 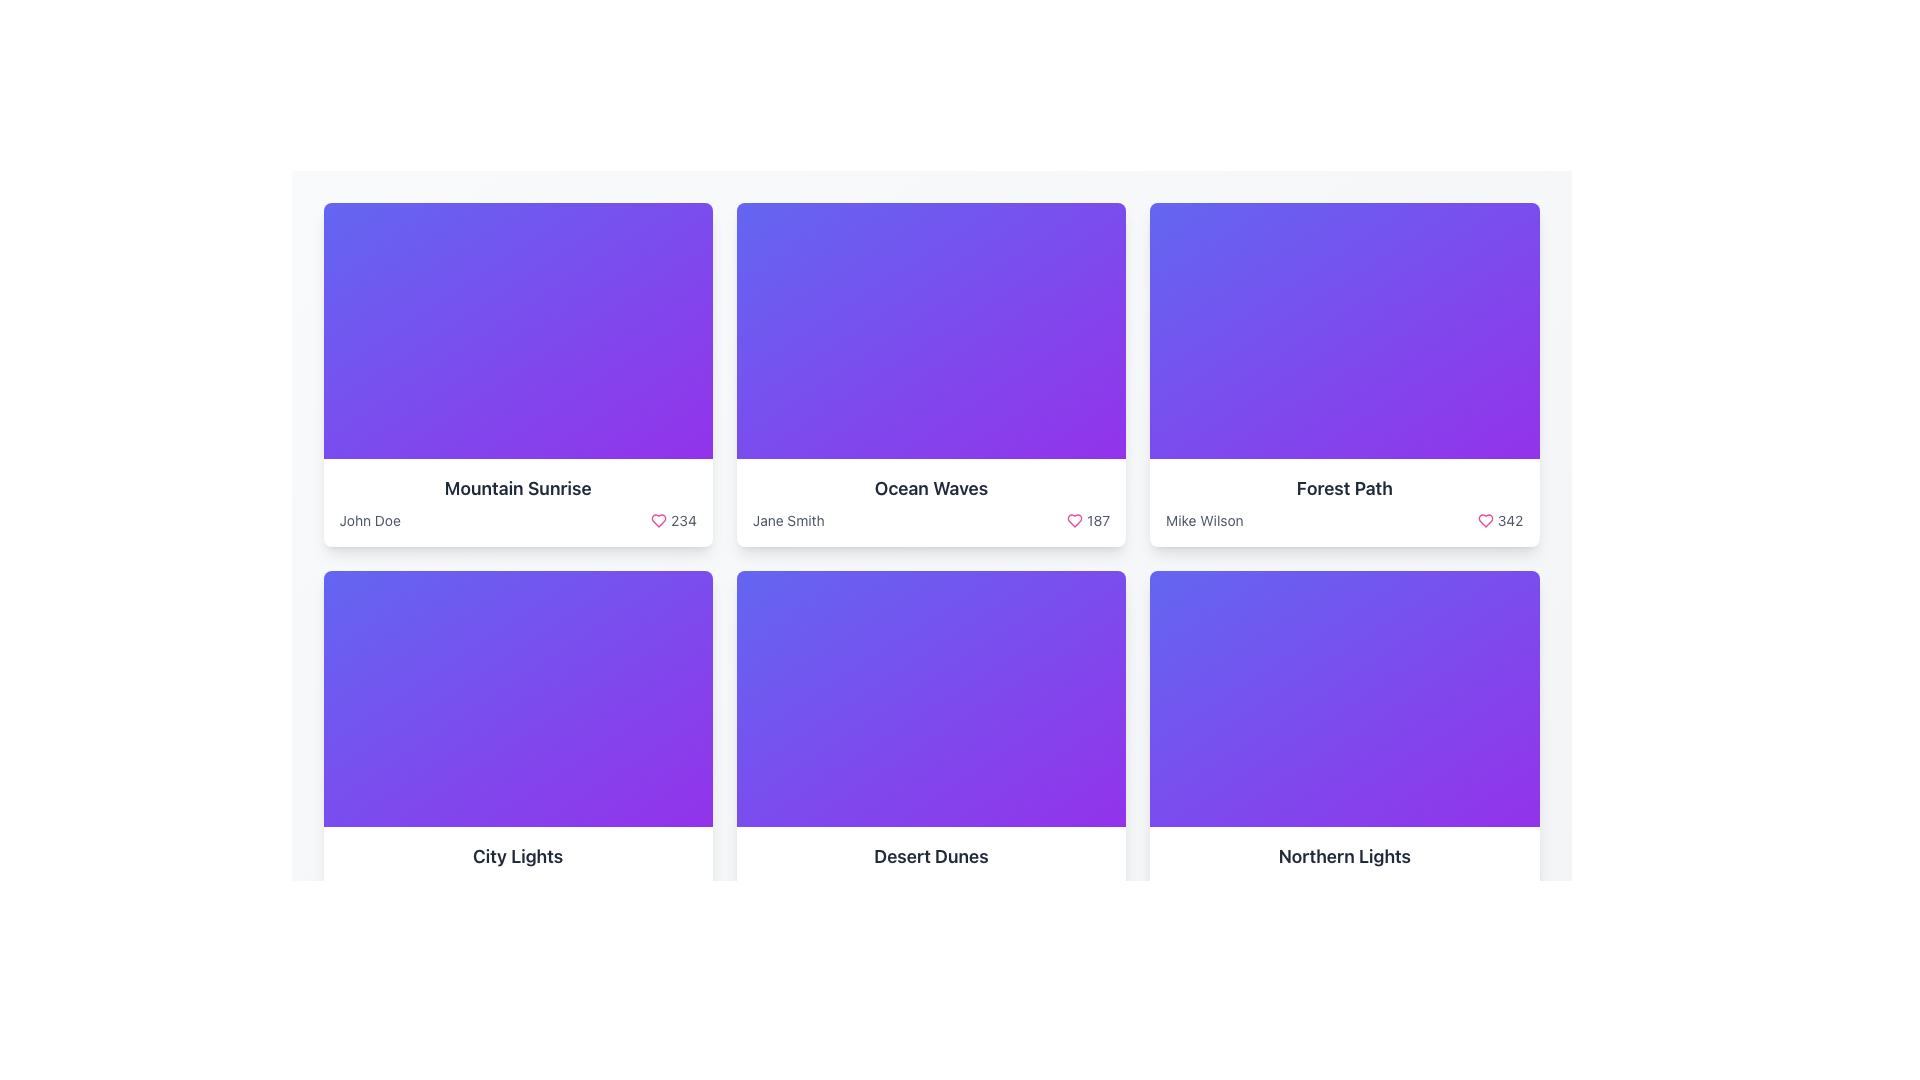 What do you see at coordinates (683, 519) in the screenshot?
I see `text displayed in the likes counter for the 'Mountain Sunrise' item, which is located to the right of the heart icon in the top-left card of the grid` at bounding box center [683, 519].